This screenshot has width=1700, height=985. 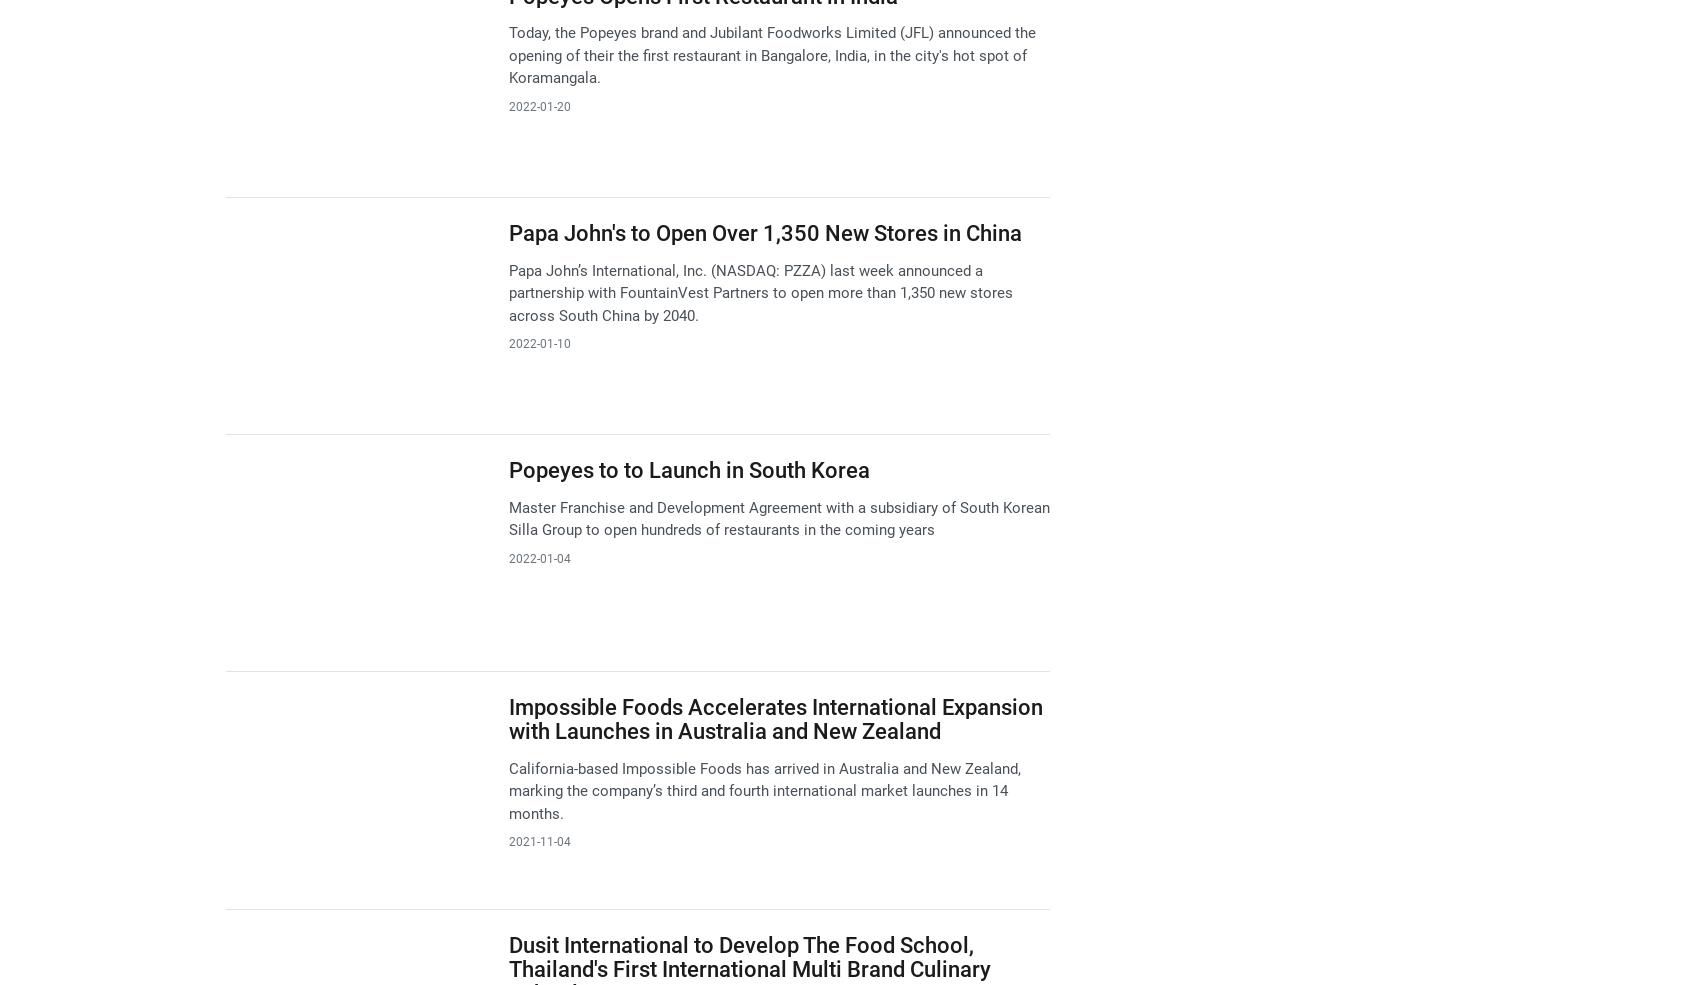 I want to click on 'California-based Impossible Foods has arrived in Australia and New Zealand, marking the company’s third and fourth international market launches in 14 months.', so click(x=762, y=789).